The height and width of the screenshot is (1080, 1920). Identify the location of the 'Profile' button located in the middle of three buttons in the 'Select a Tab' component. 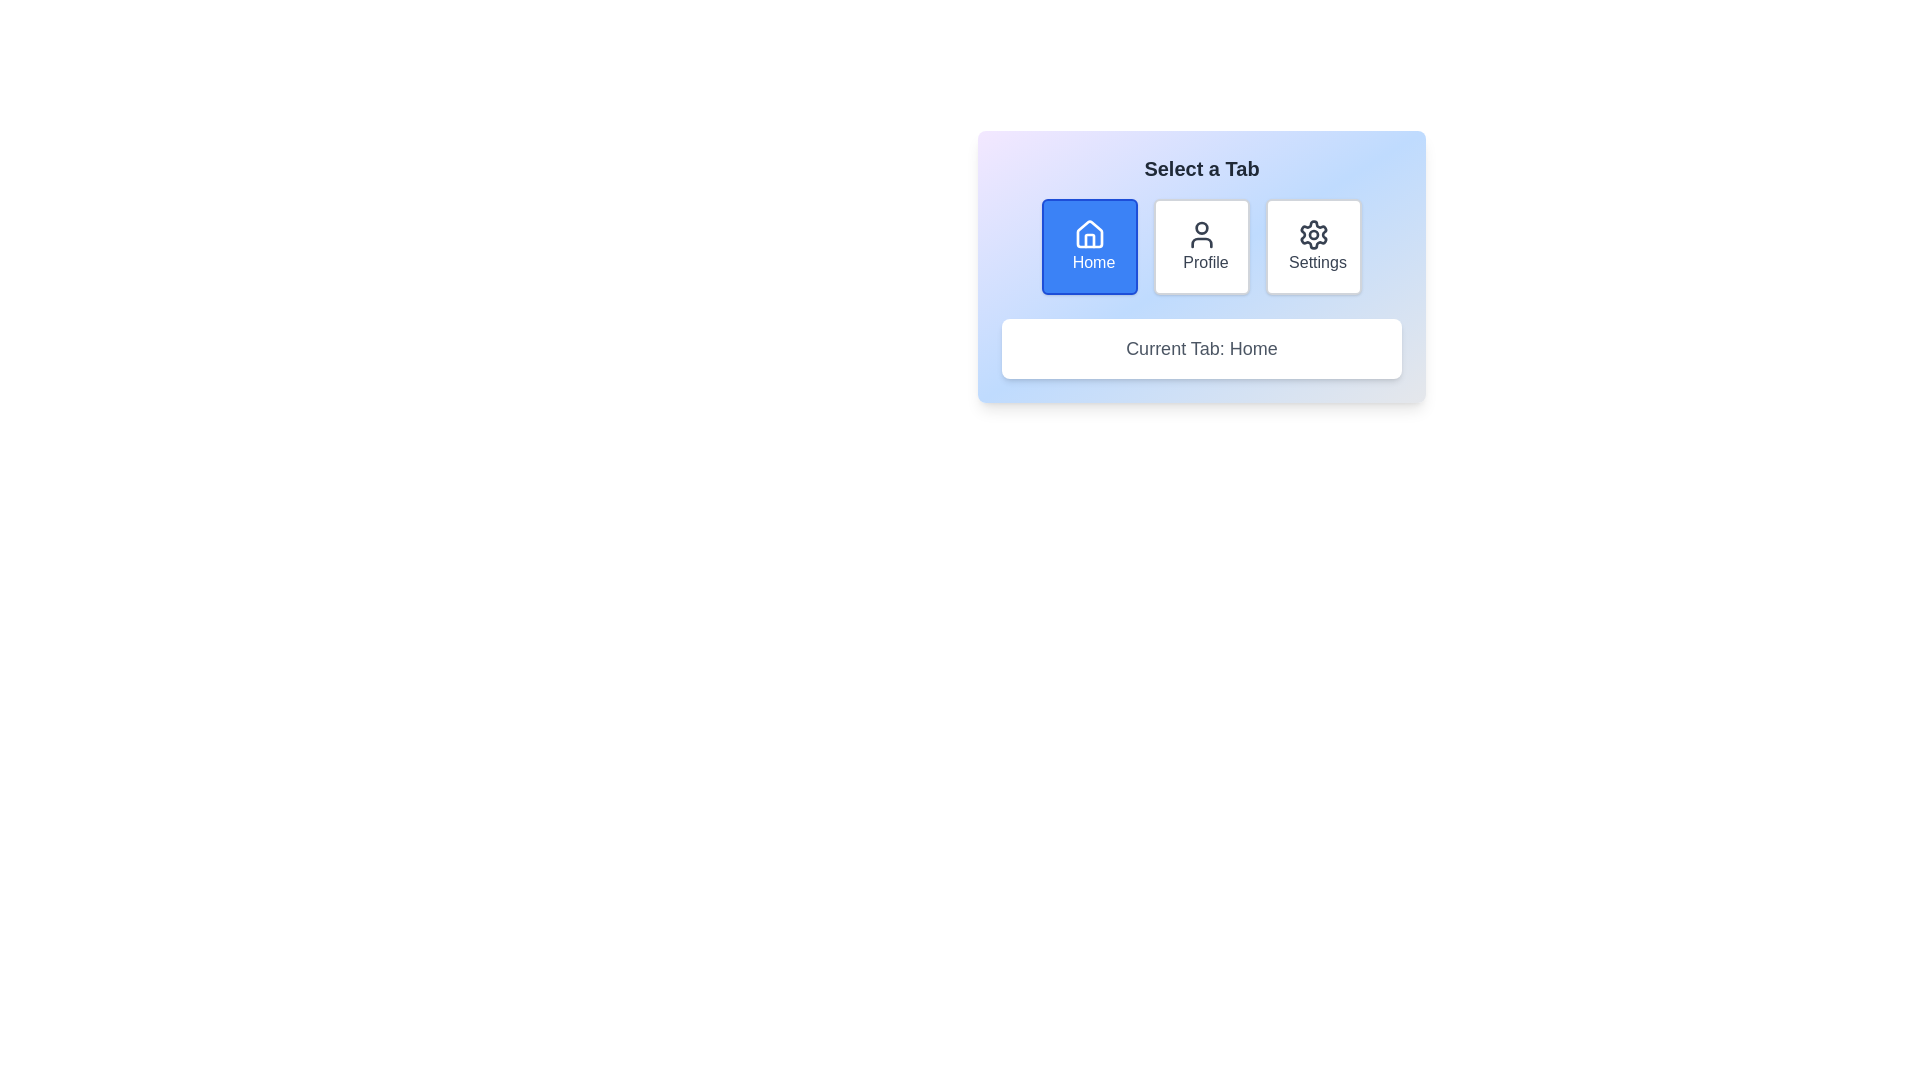
(1200, 245).